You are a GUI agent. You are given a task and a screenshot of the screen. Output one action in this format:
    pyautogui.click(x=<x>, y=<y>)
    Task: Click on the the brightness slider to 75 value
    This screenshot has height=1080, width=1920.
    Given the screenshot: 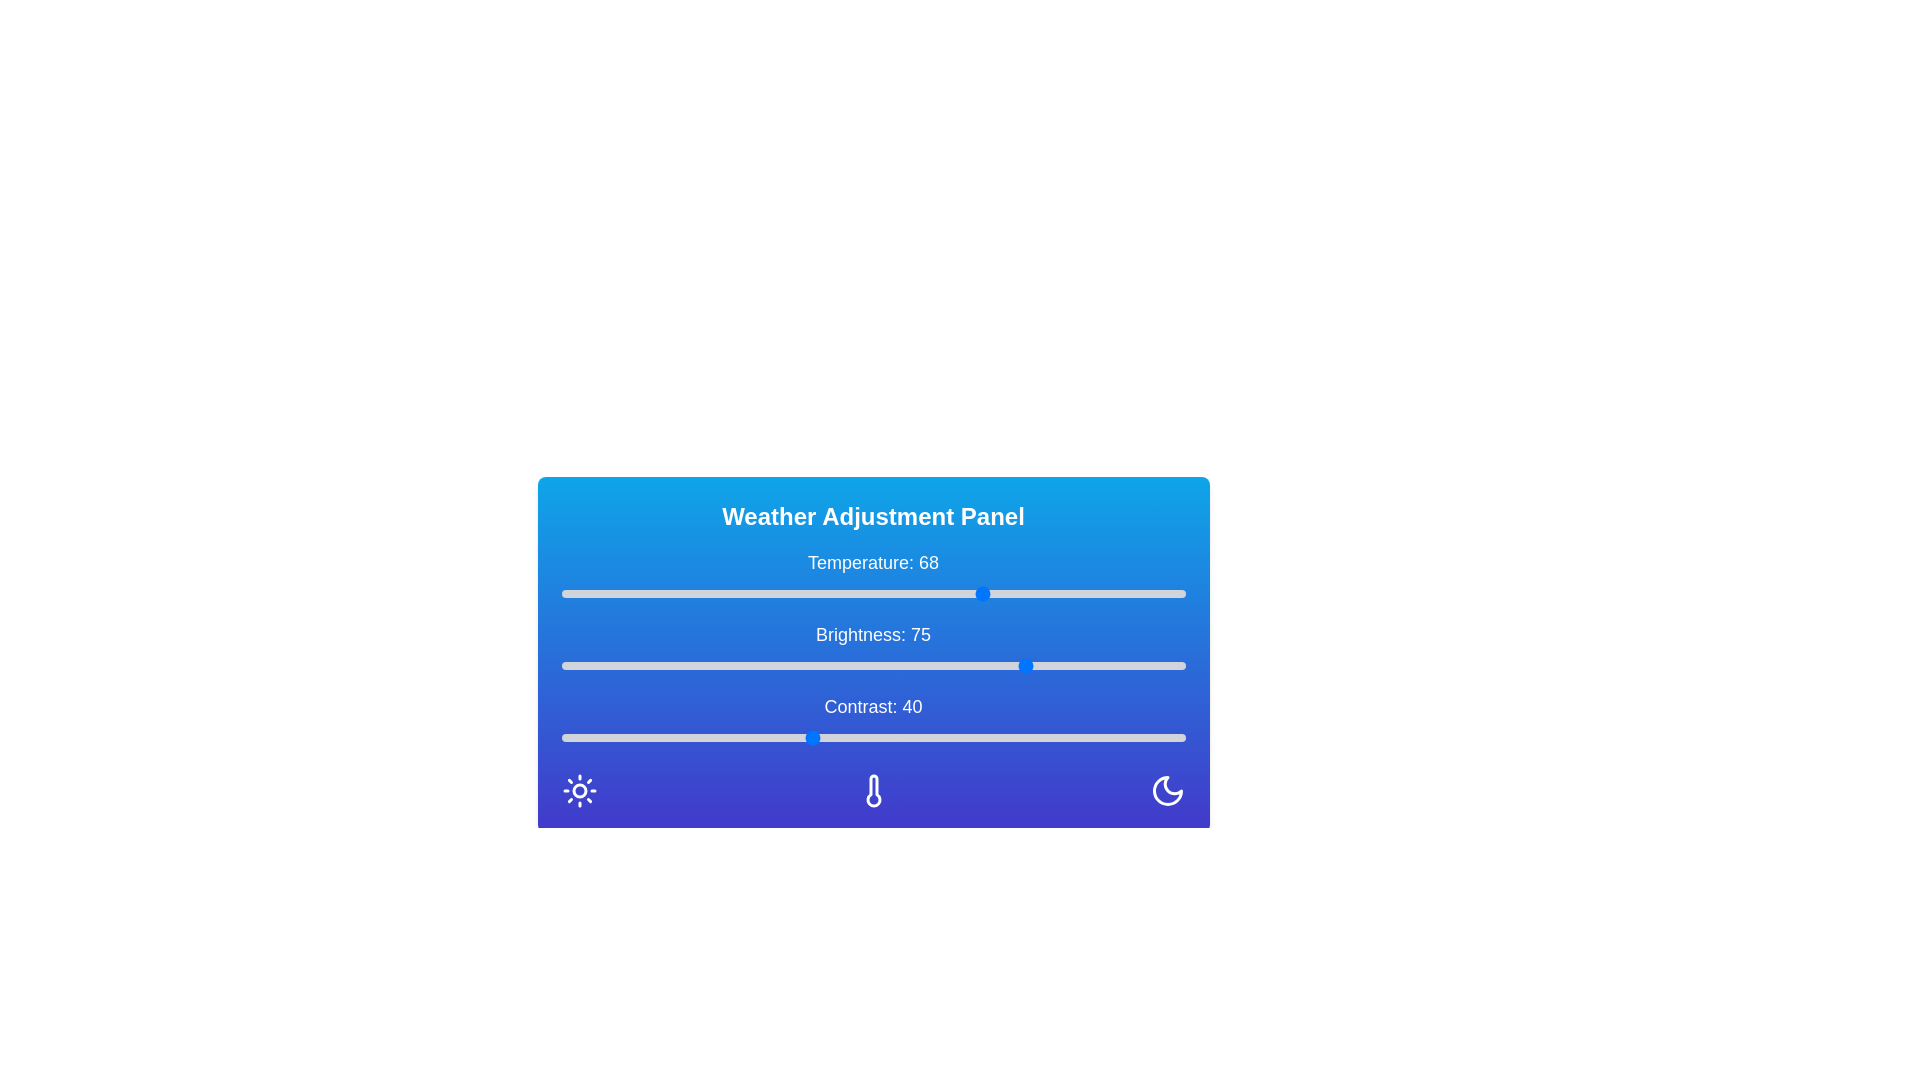 What is the action you would take?
    pyautogui.click(x=1029, y=666)
    